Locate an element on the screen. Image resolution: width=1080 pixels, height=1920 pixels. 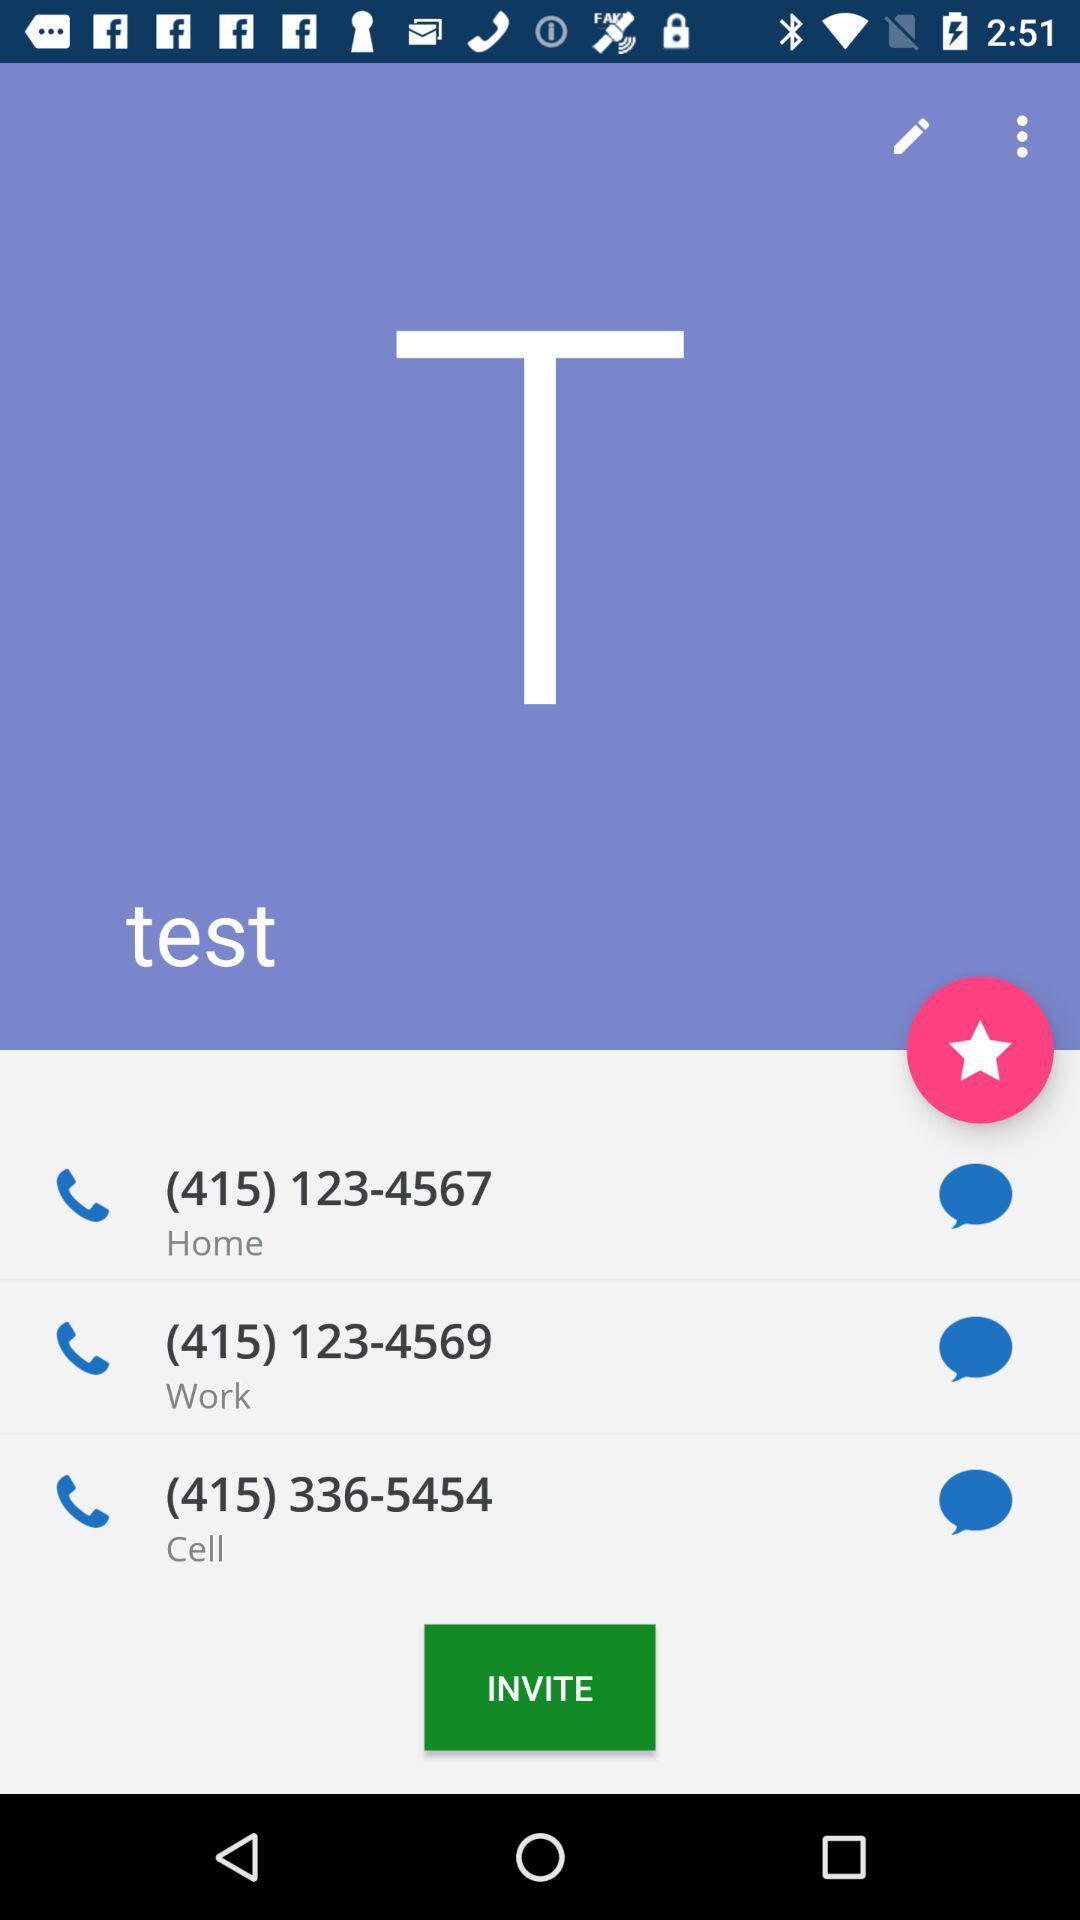
send a text message to this number is located at coordinates (974, 1196).